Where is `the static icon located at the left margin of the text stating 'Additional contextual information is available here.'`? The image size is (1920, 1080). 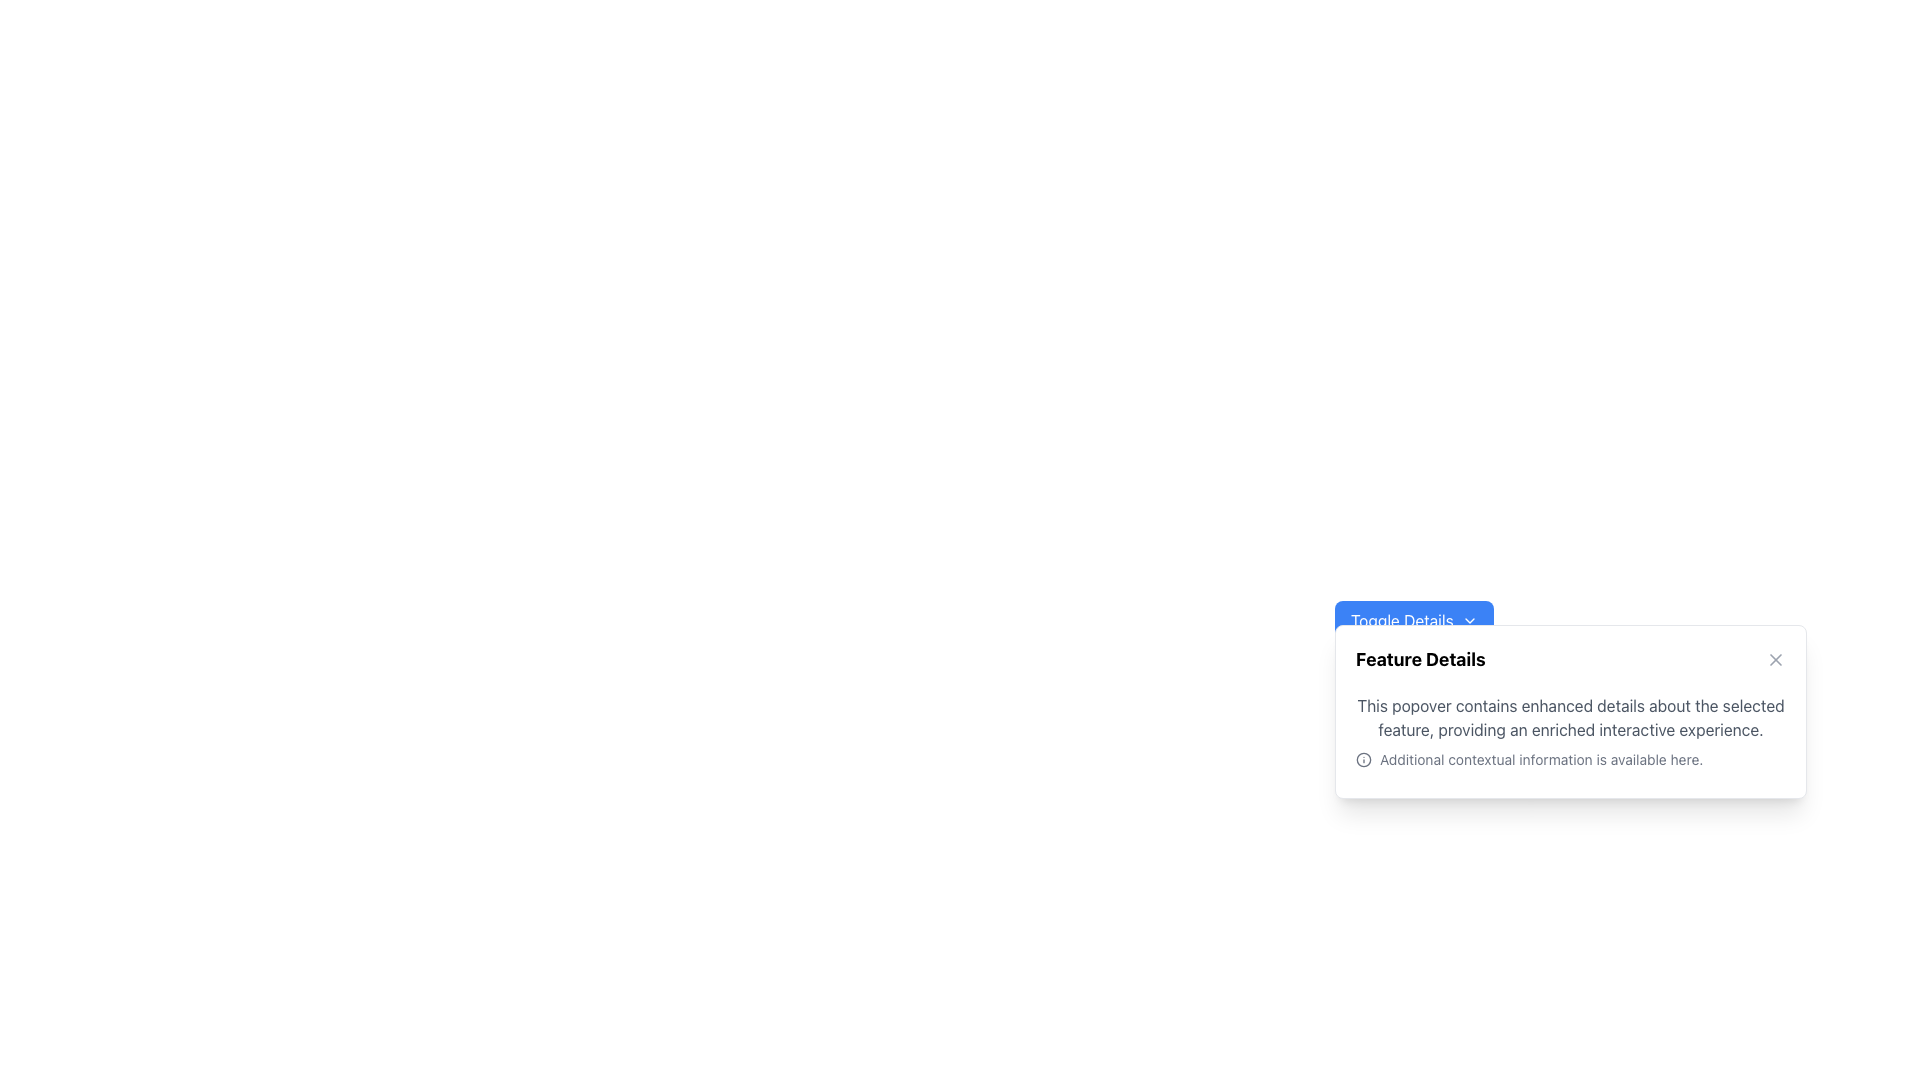
the static icon located at the left margin of the text stating 'Additional contextual information is available here.' is located at coordinates (1362, 759).